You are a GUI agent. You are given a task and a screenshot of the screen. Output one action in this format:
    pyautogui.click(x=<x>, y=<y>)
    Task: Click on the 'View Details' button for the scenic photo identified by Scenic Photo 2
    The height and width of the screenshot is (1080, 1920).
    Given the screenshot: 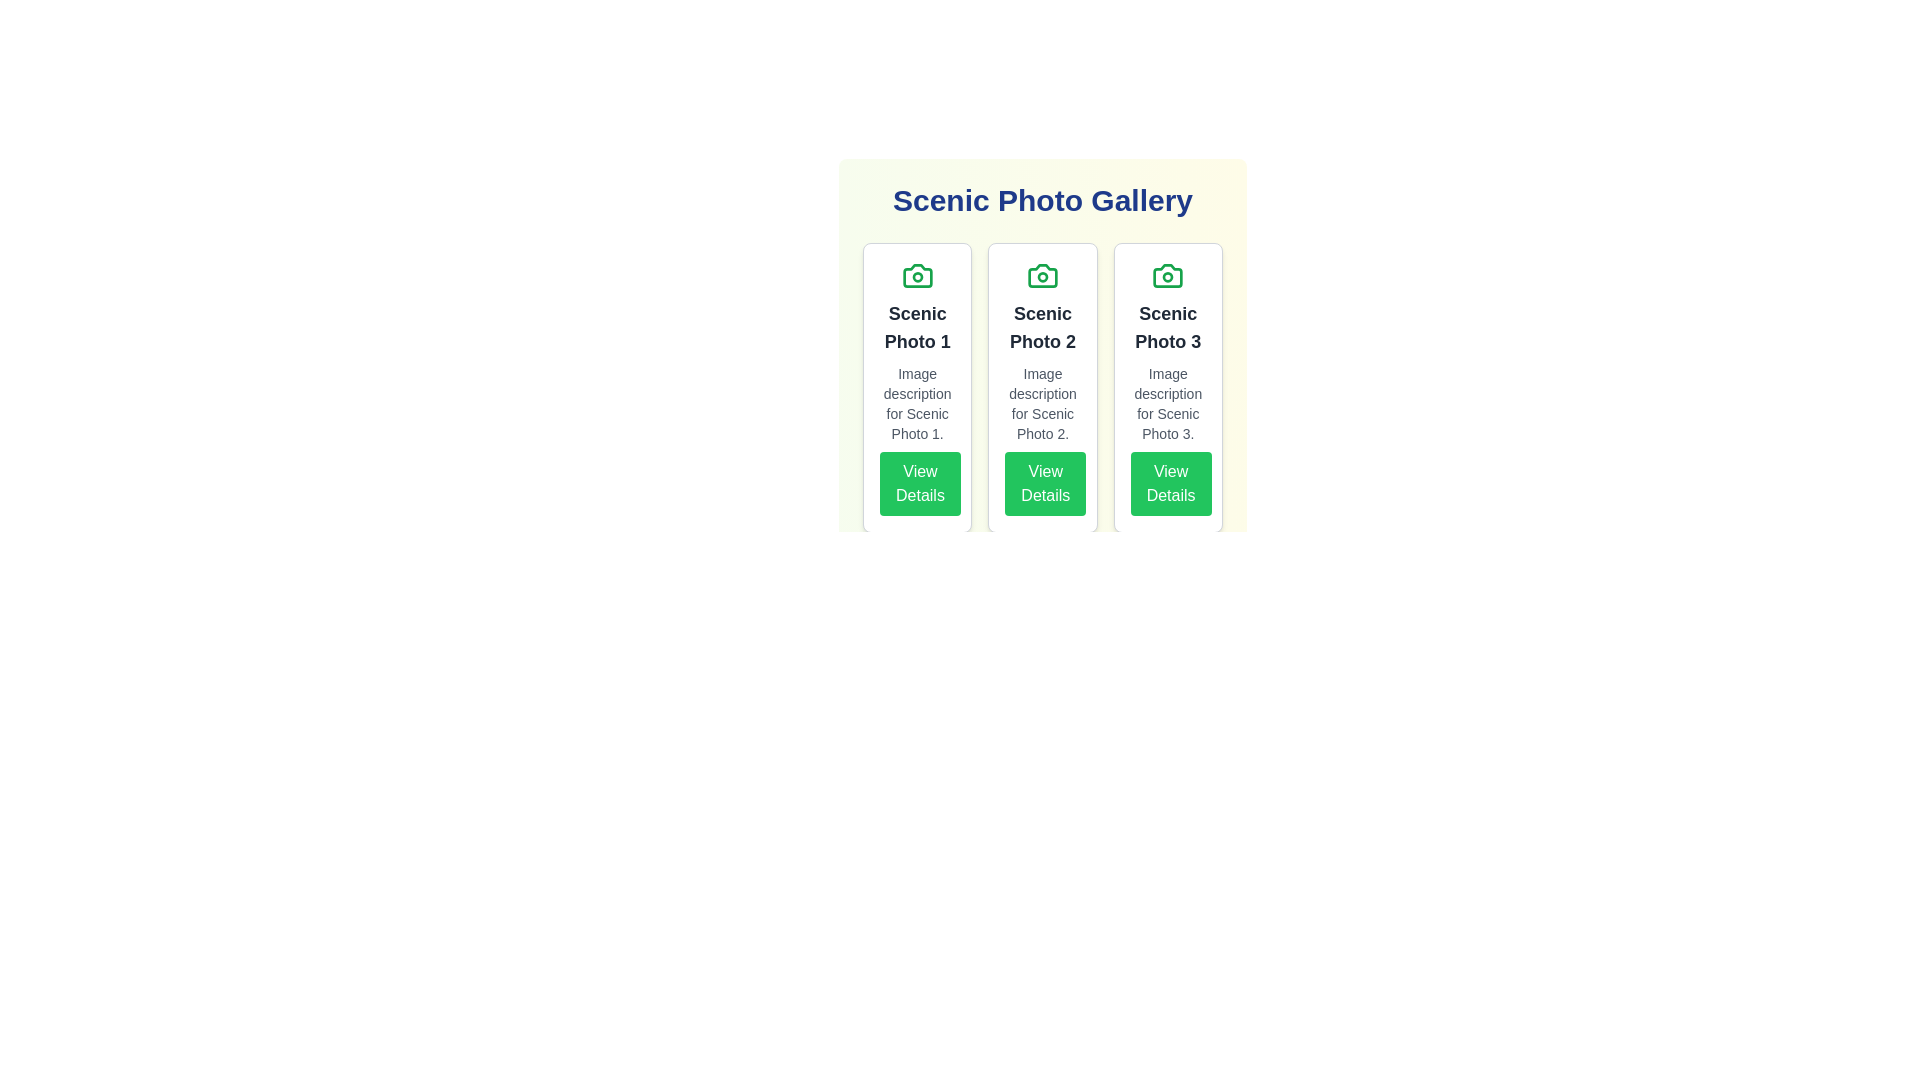 What is the action you would take?
    pyautogui.click(x=1045, y=483)
    